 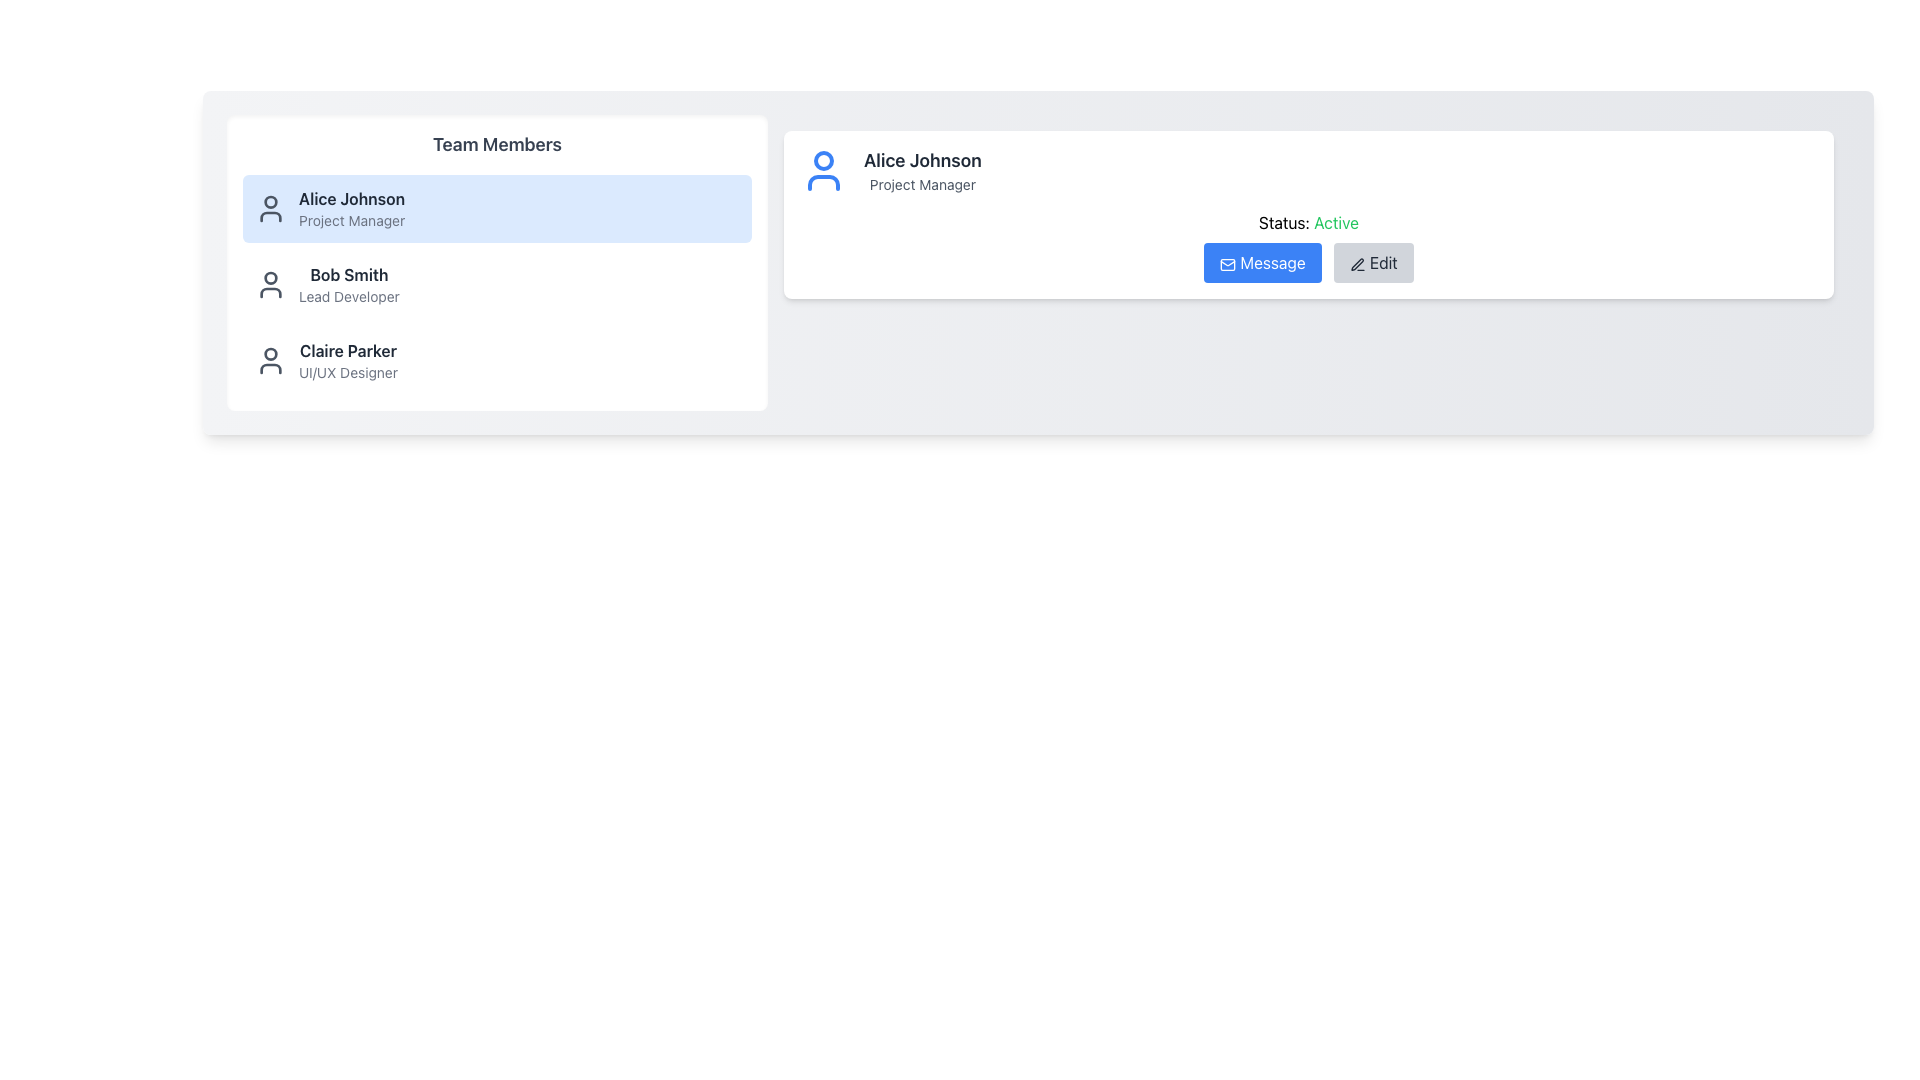 What do you see at coordinates (269, 285) in the screenshot?
I see `the user profile icon representing 'Bob Smith', which is a circular head with a semicircular body, located to the left of the text in the team member list` at bounding box center [269, 285].